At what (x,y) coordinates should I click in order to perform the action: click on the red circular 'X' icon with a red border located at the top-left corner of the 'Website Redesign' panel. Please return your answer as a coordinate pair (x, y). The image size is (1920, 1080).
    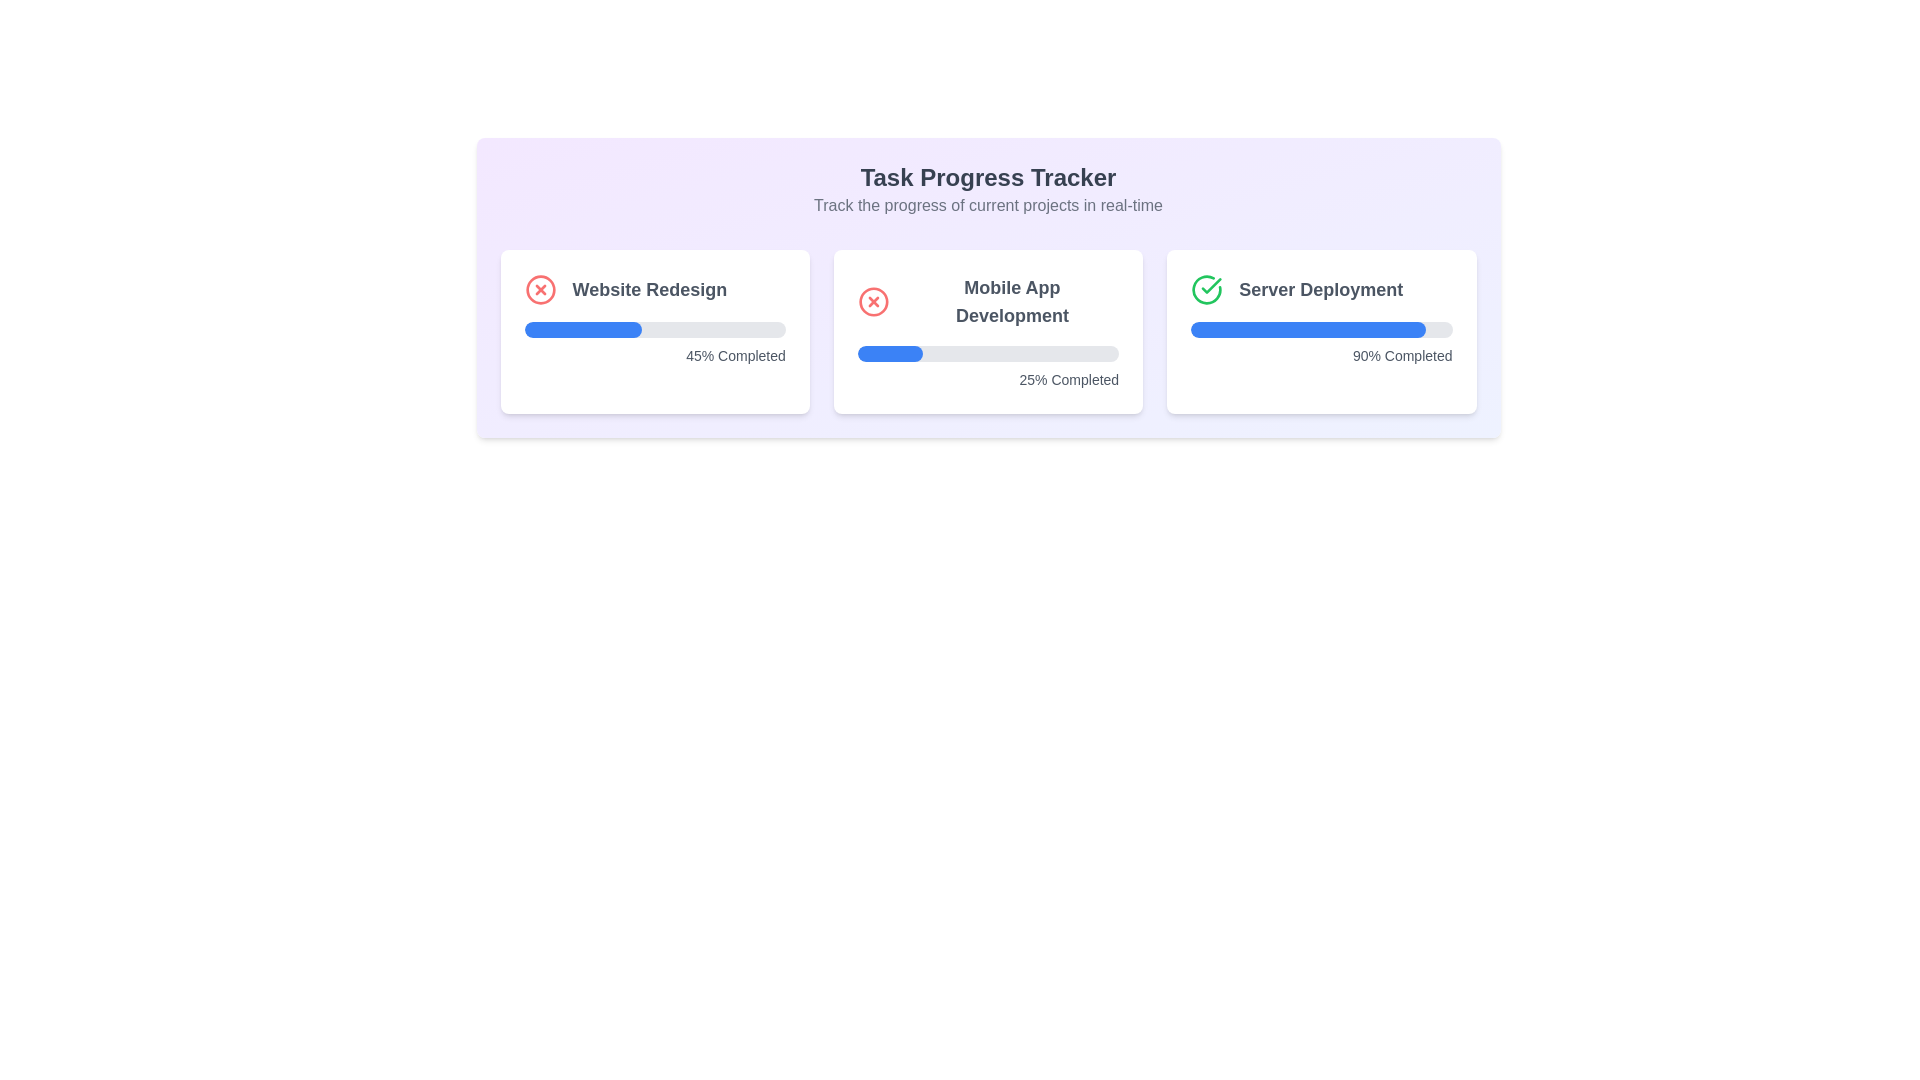
    Looking at the image, I should click on (540, 289).